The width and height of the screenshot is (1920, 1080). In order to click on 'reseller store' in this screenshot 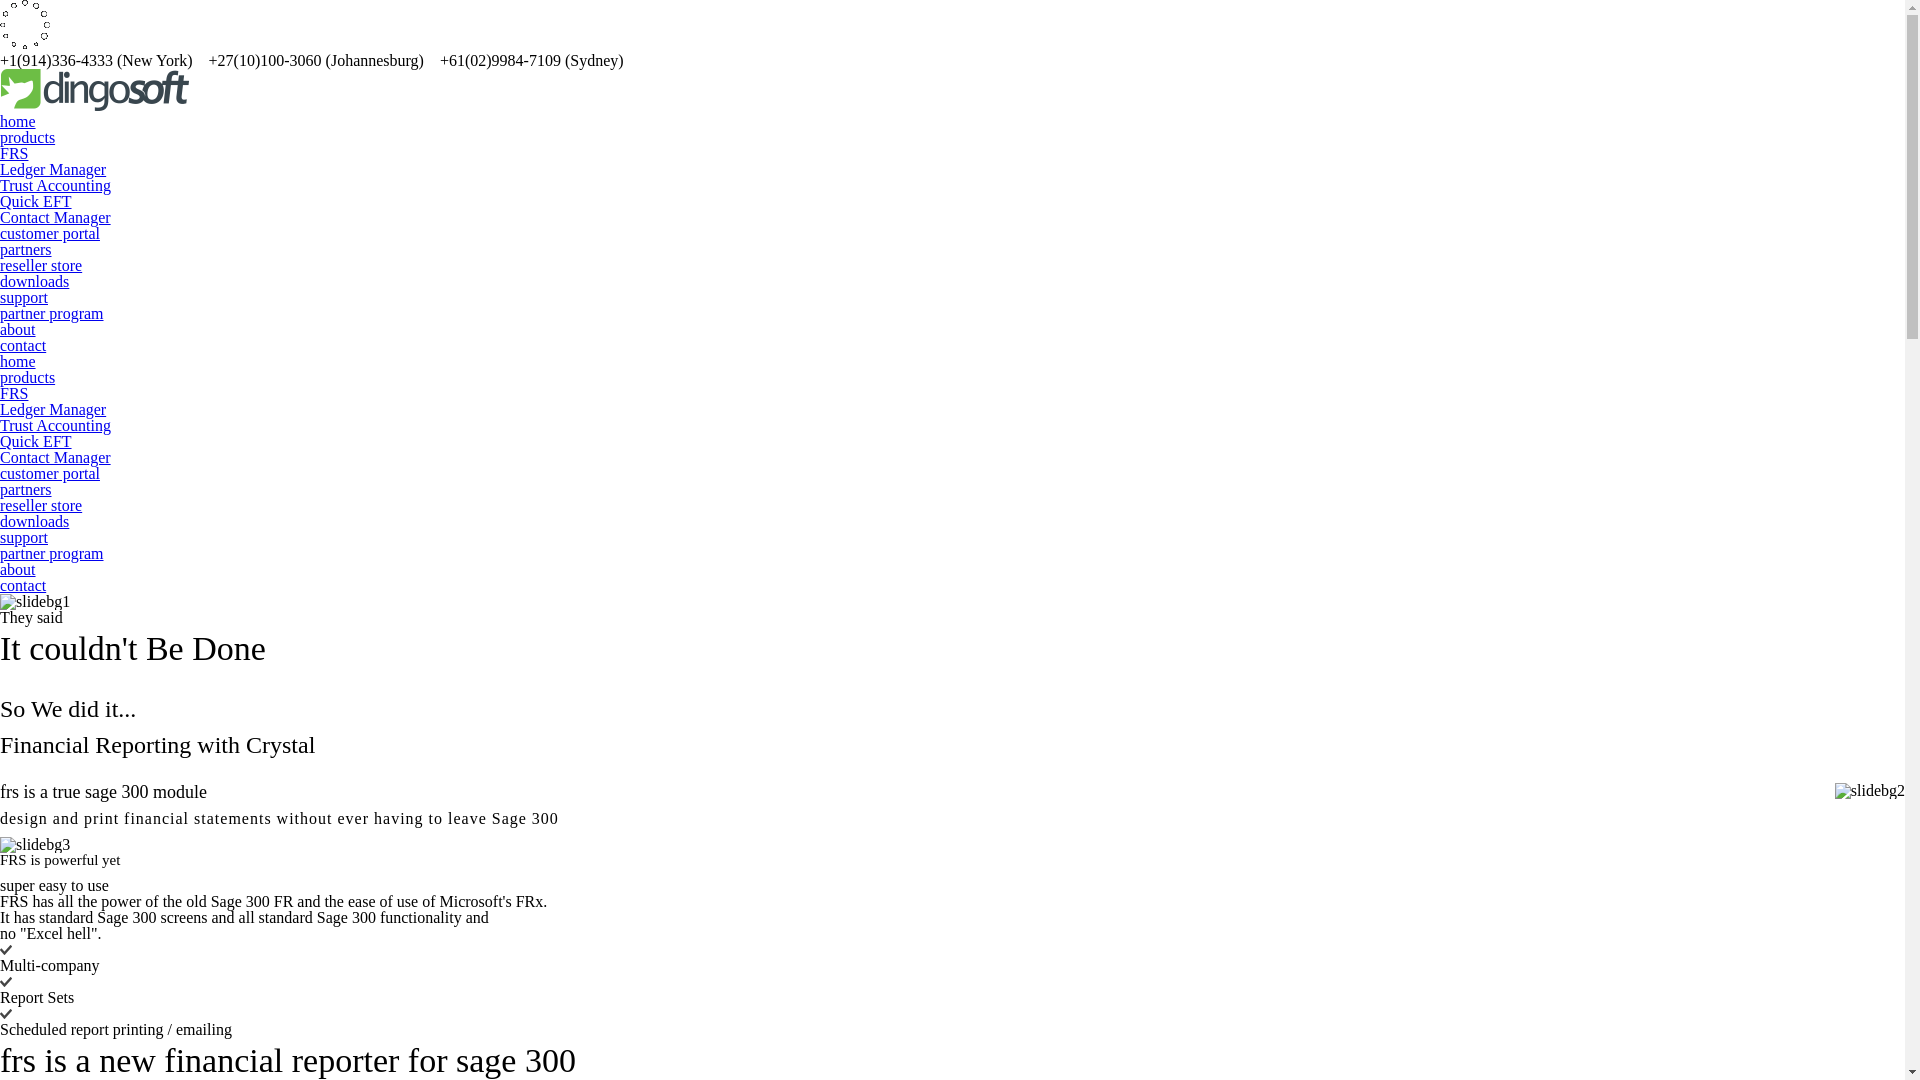, I will do `click(41, 504)`.